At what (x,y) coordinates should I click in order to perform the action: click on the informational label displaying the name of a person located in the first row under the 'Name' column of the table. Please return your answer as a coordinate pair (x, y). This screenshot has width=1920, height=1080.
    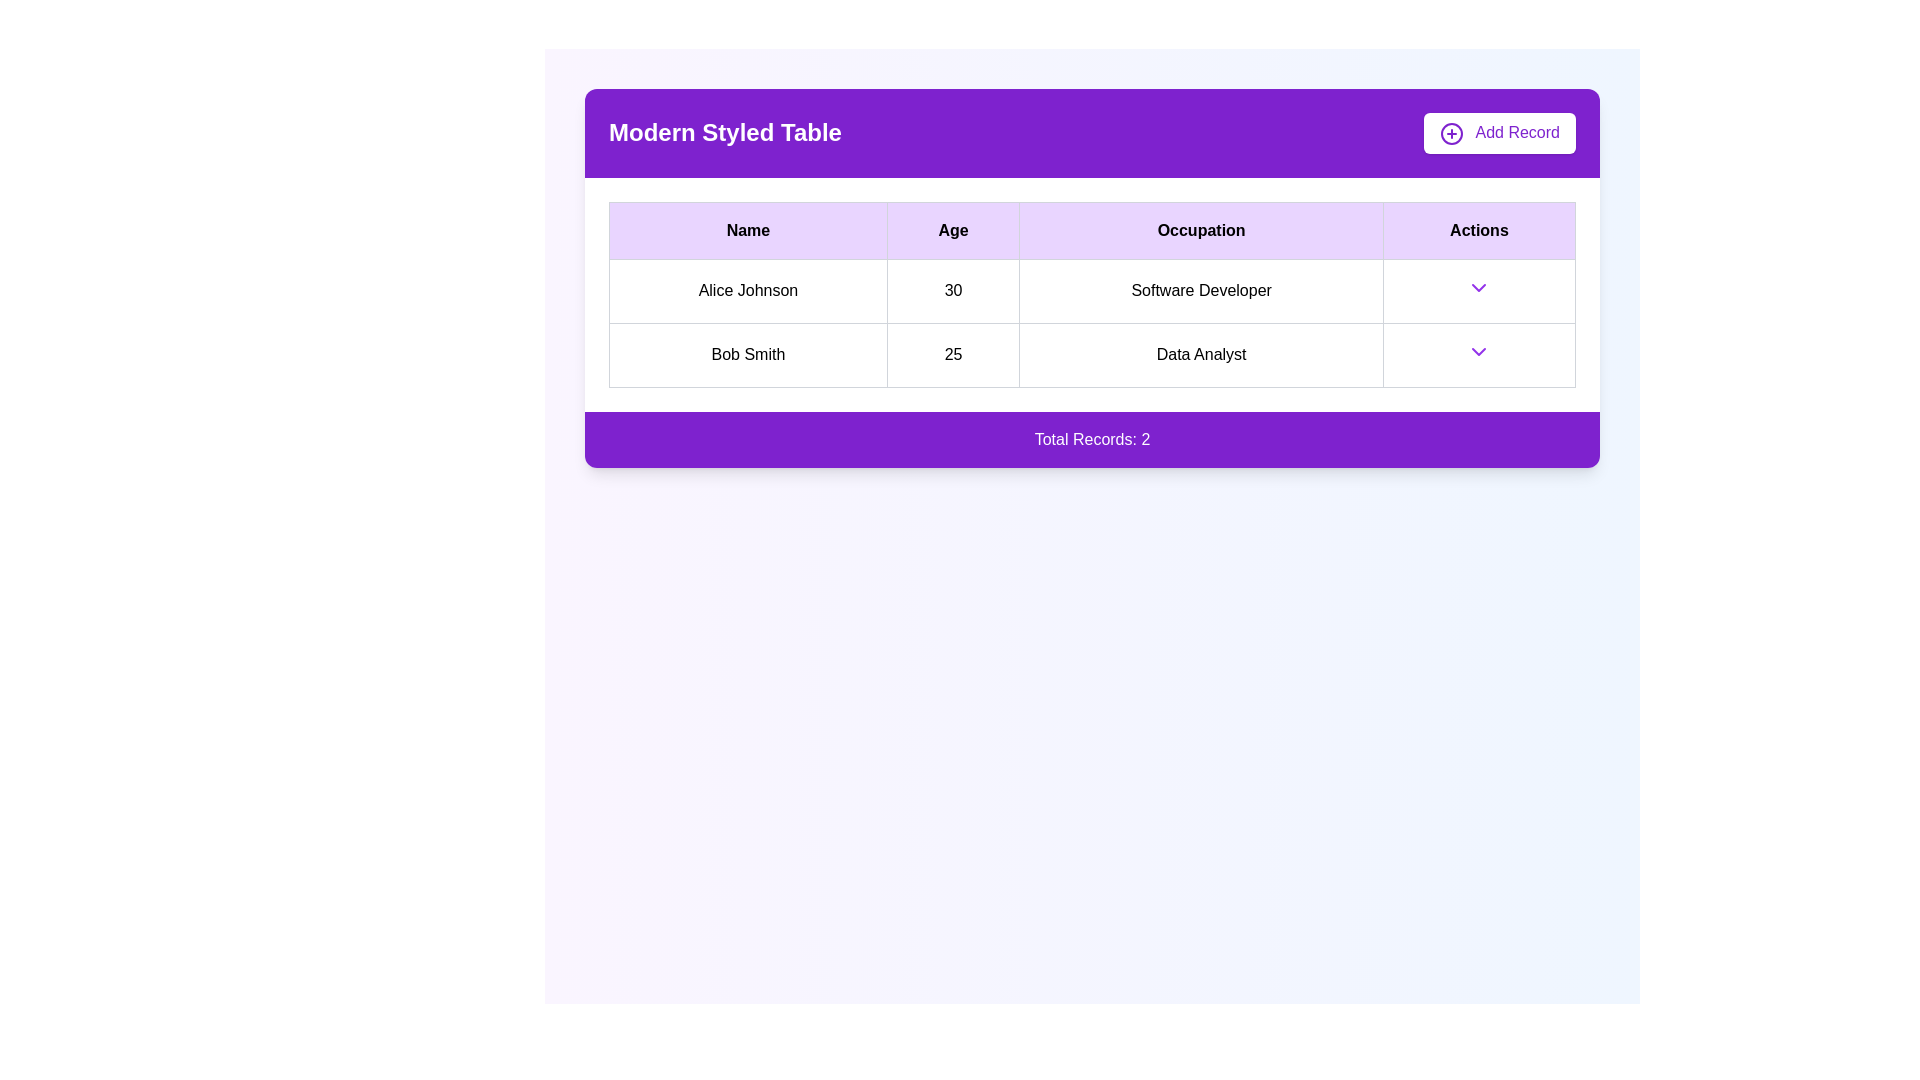
    Looking at the image, I should click on (747, 291).